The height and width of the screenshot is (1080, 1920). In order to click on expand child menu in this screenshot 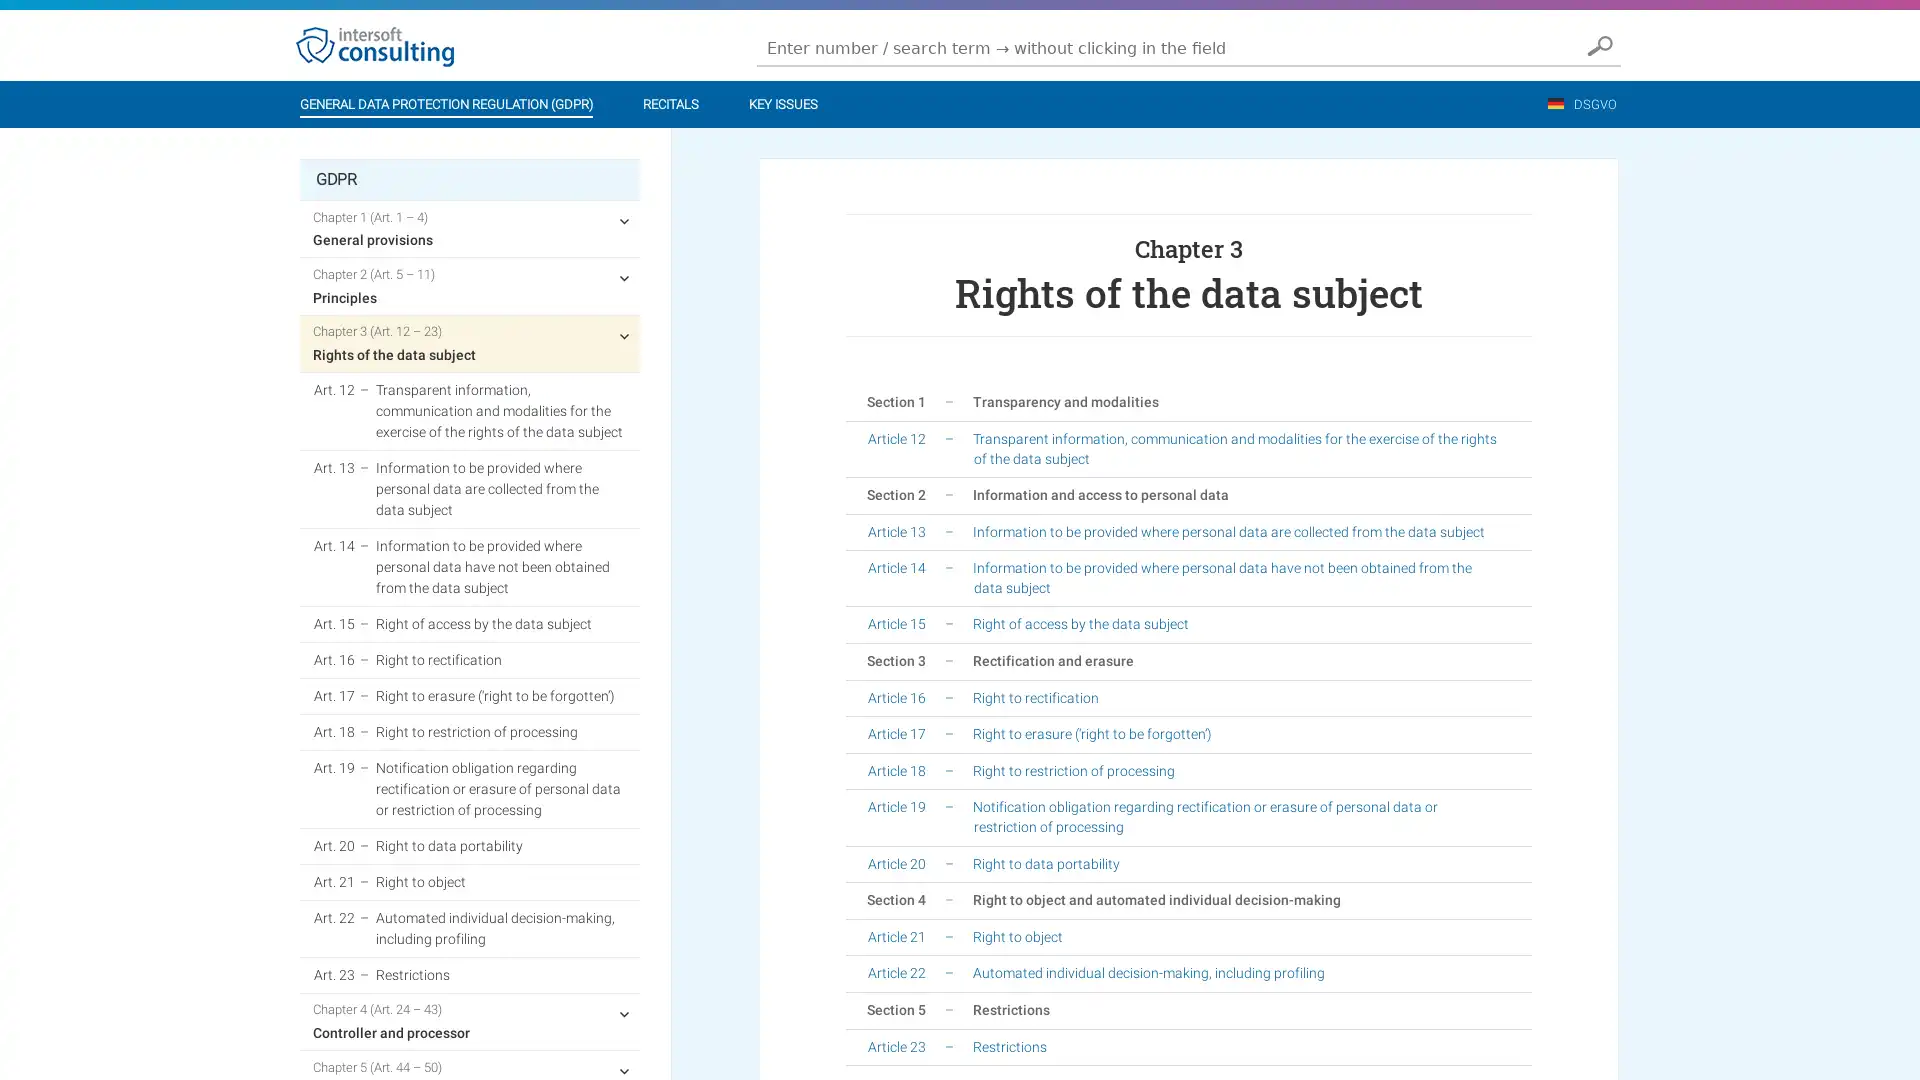, I will do `click(623, 220)`.